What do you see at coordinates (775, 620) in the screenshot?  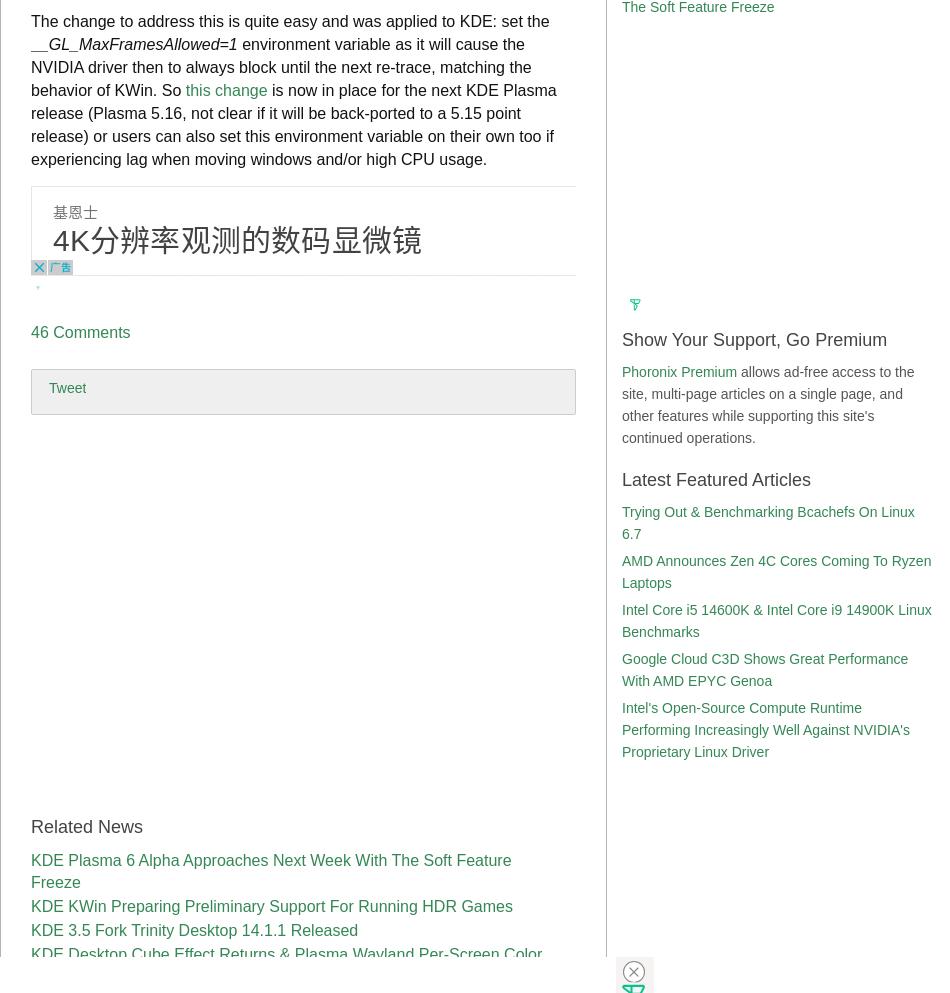 I see `'Intel Core i5 14600K & Intel Core i9 14900K Linux Benchmarks'` at bounding box center [775, 620].